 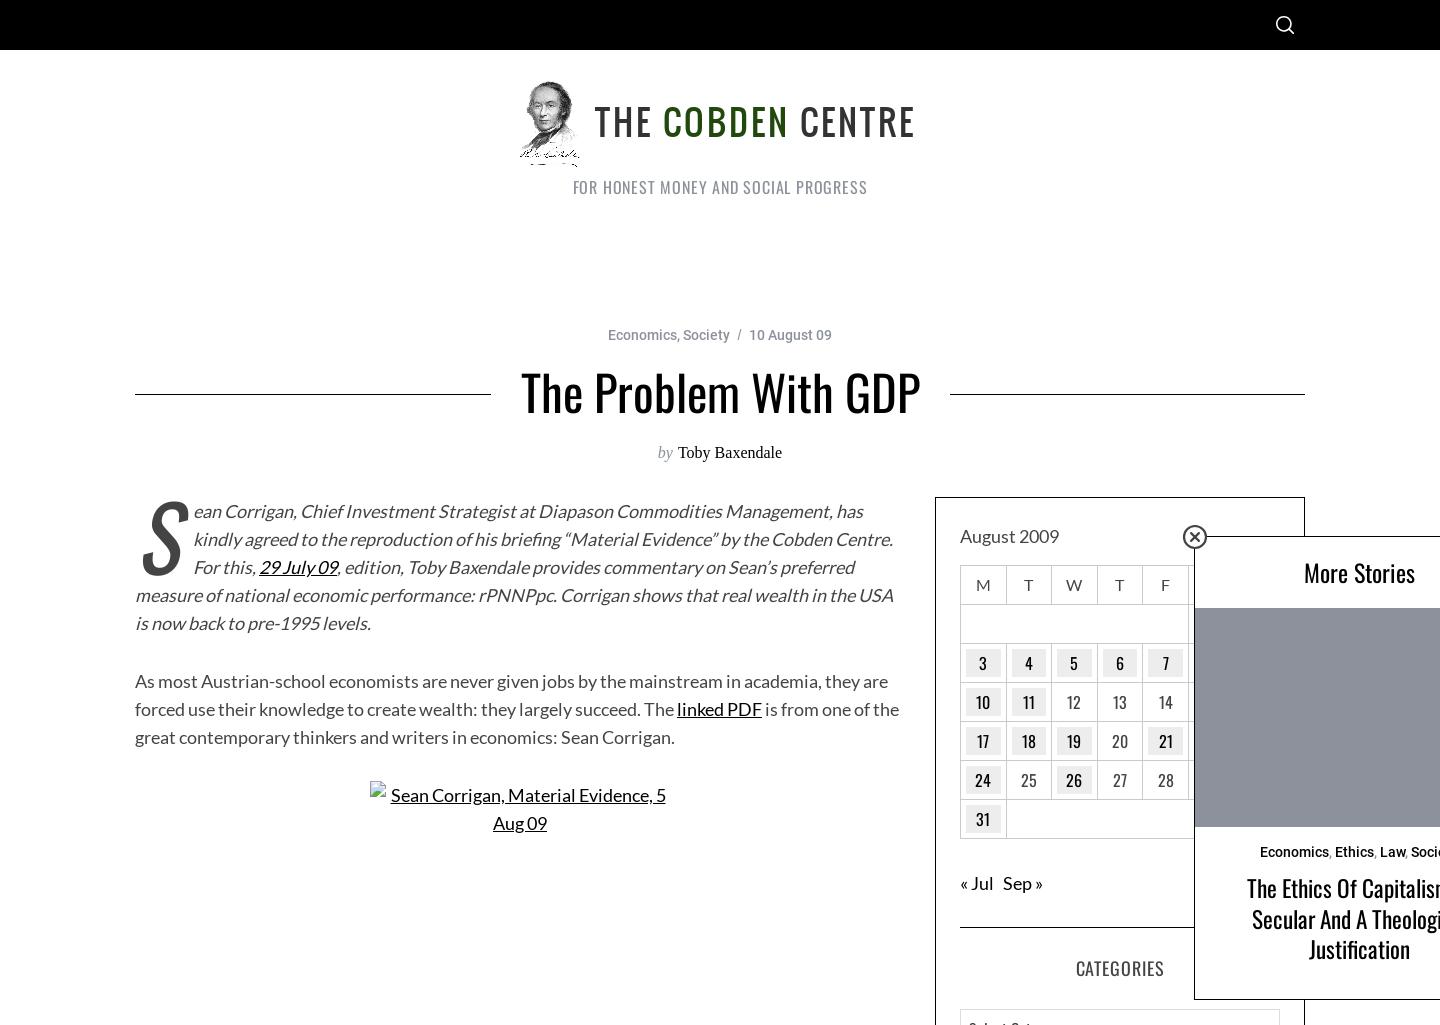 What do you see at coordinates (678, 333) in the screenshot?
I see `','` at bounding box center [678, 333].